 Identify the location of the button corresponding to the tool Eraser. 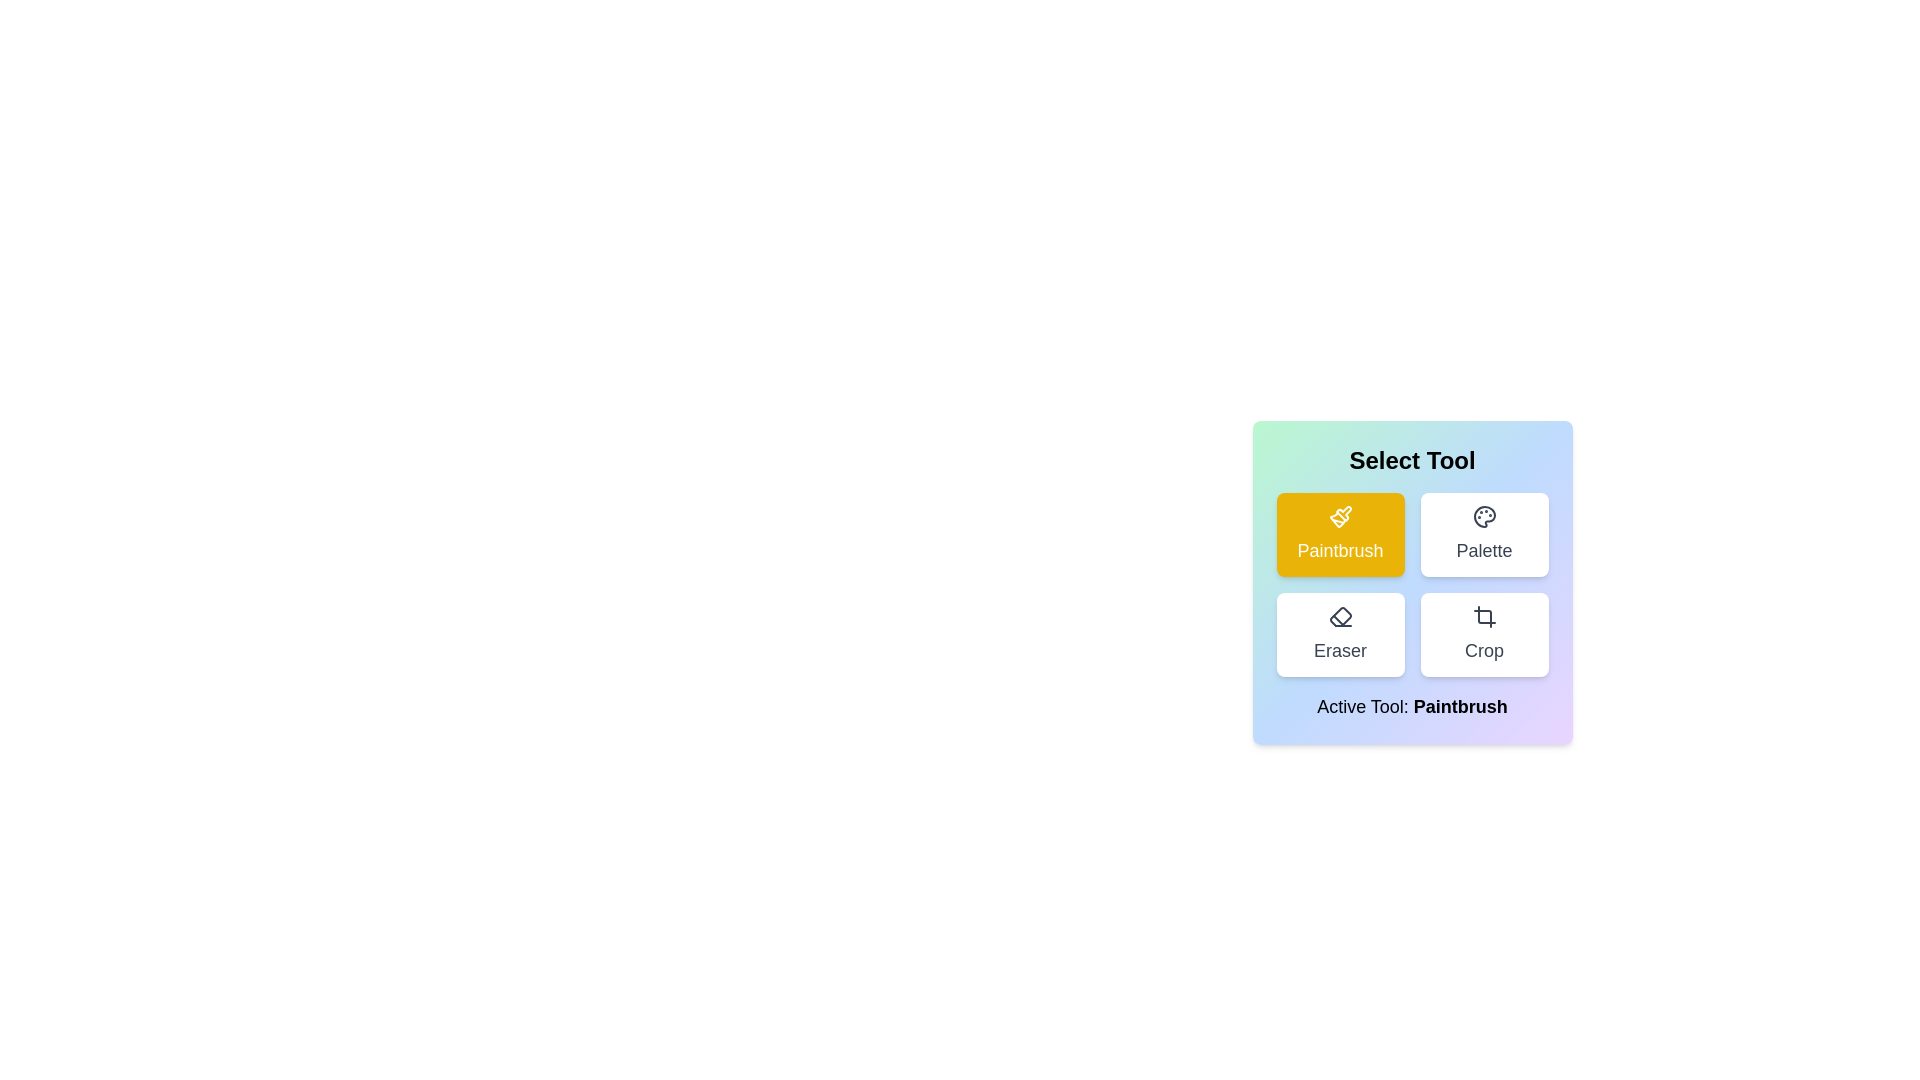
(1340, 635).